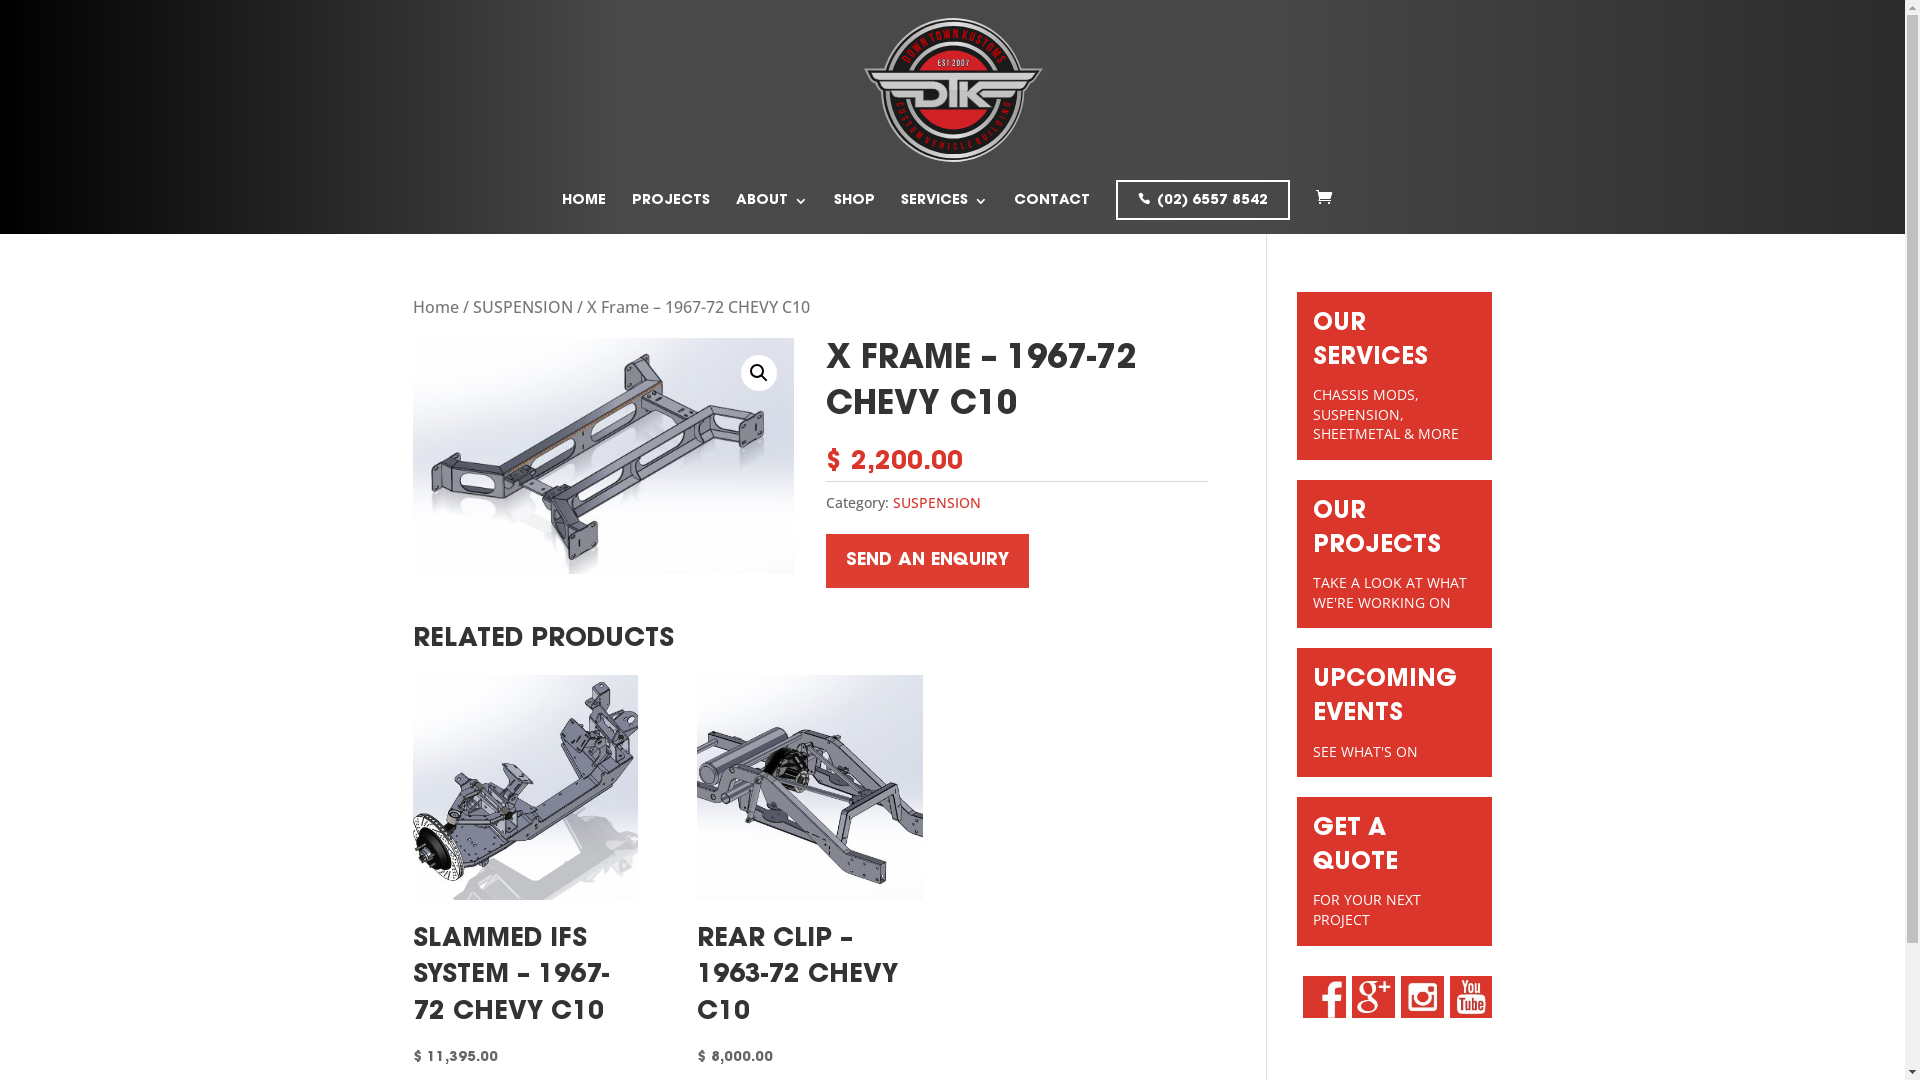 This screenshot has width=1920, height=1080. I want to click on 'SUSPENSION', so click(935, 501).